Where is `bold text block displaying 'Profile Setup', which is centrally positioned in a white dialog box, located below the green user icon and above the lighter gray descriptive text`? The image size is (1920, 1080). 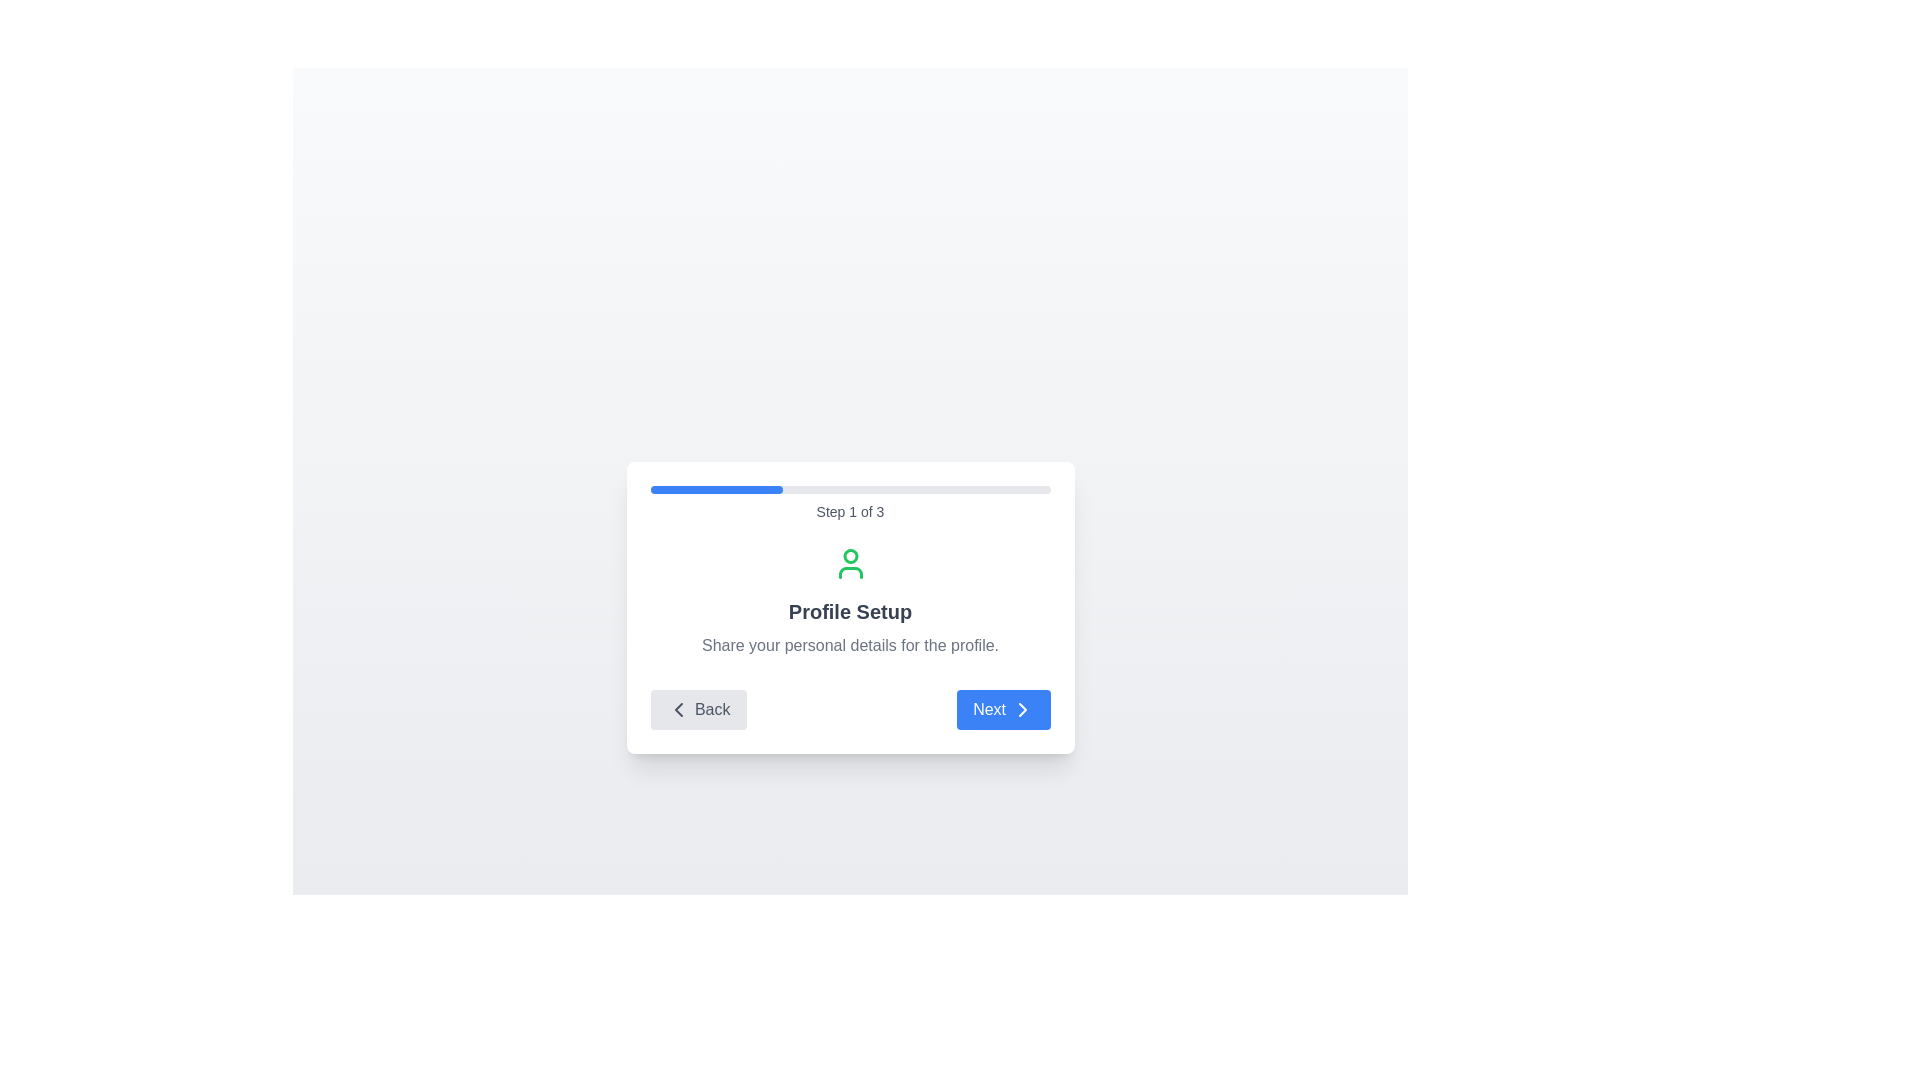 bold text block displaying 'Profile Setup', which is centrally positioned in a white dialog box, located below the green user icon and above the lighter gray descriptive text is located at coordinates (850, 610).